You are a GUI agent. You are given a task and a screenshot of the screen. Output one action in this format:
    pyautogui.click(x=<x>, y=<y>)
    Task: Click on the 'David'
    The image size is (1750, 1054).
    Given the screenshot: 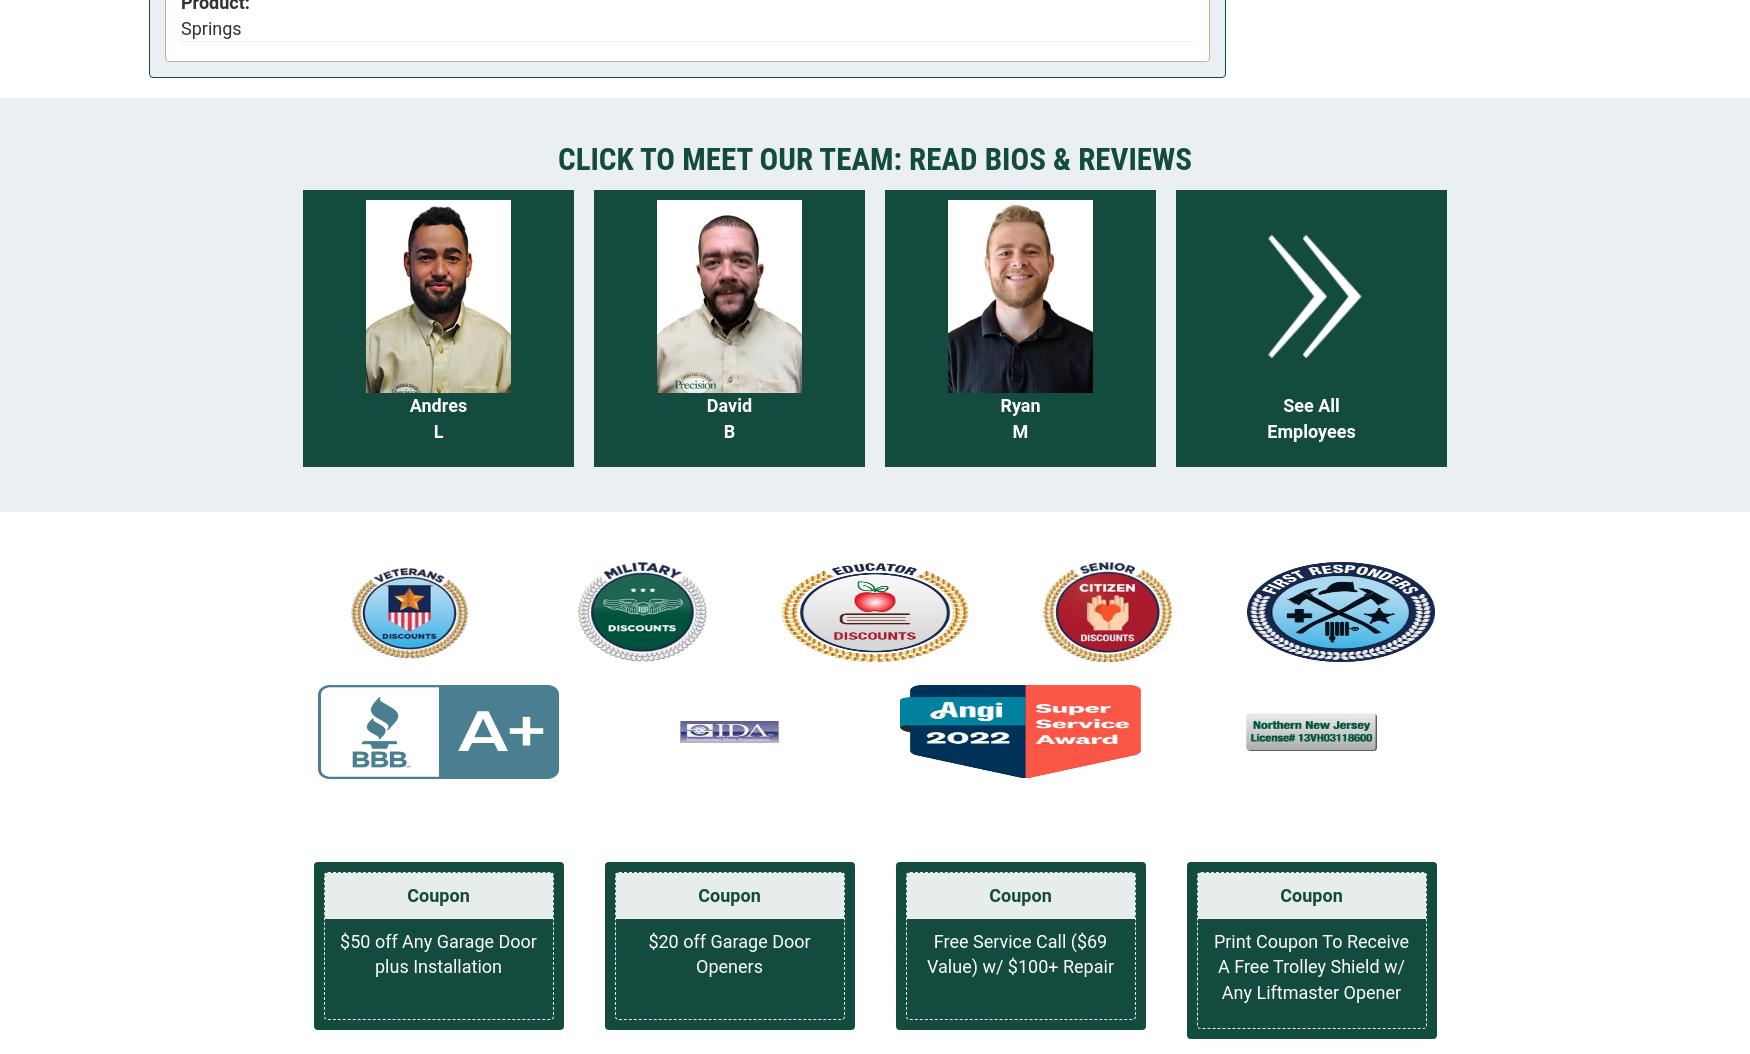 What is the action you would take?
    pyautogui.click(x=705, y=404)
    